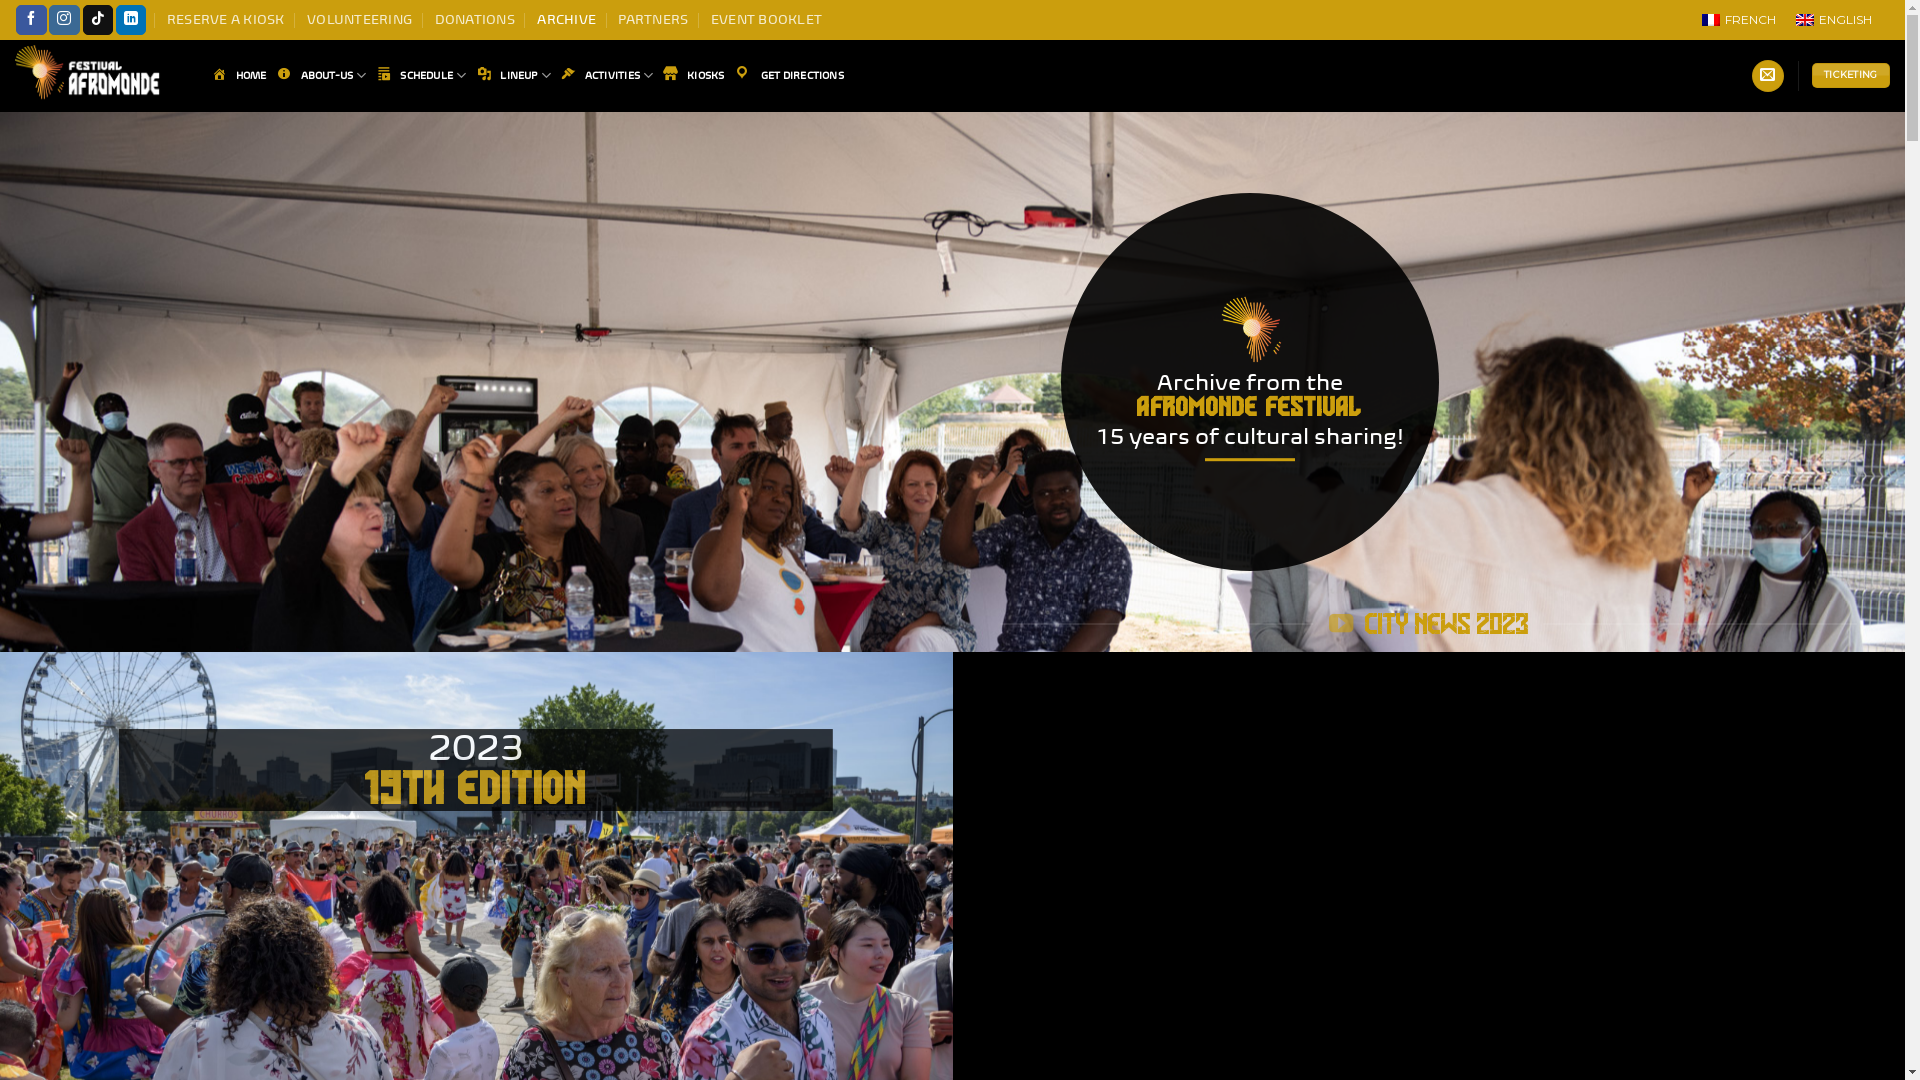  Describe the element at coordinates (1737, 19) in the screenshot. I see `'FRENCH'` at that location.